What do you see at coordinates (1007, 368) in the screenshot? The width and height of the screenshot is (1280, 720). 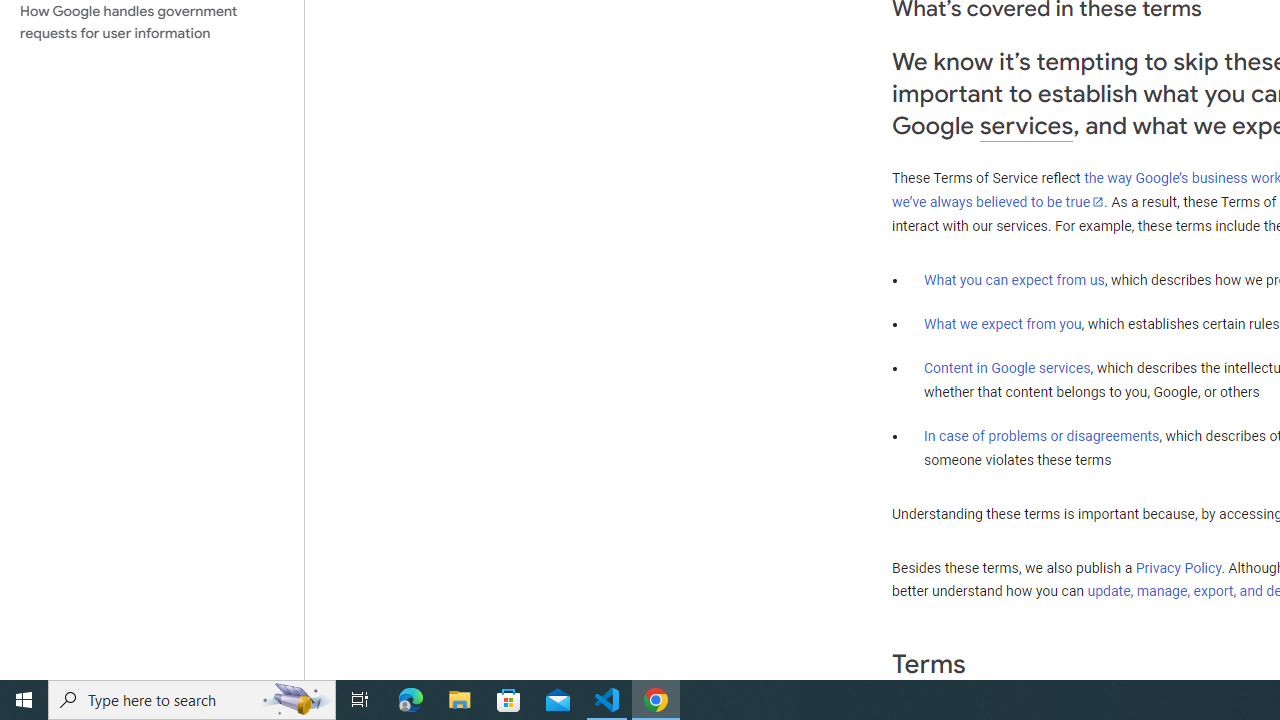 I see `'Content in Google services'` at bounding box center [1007, 368].